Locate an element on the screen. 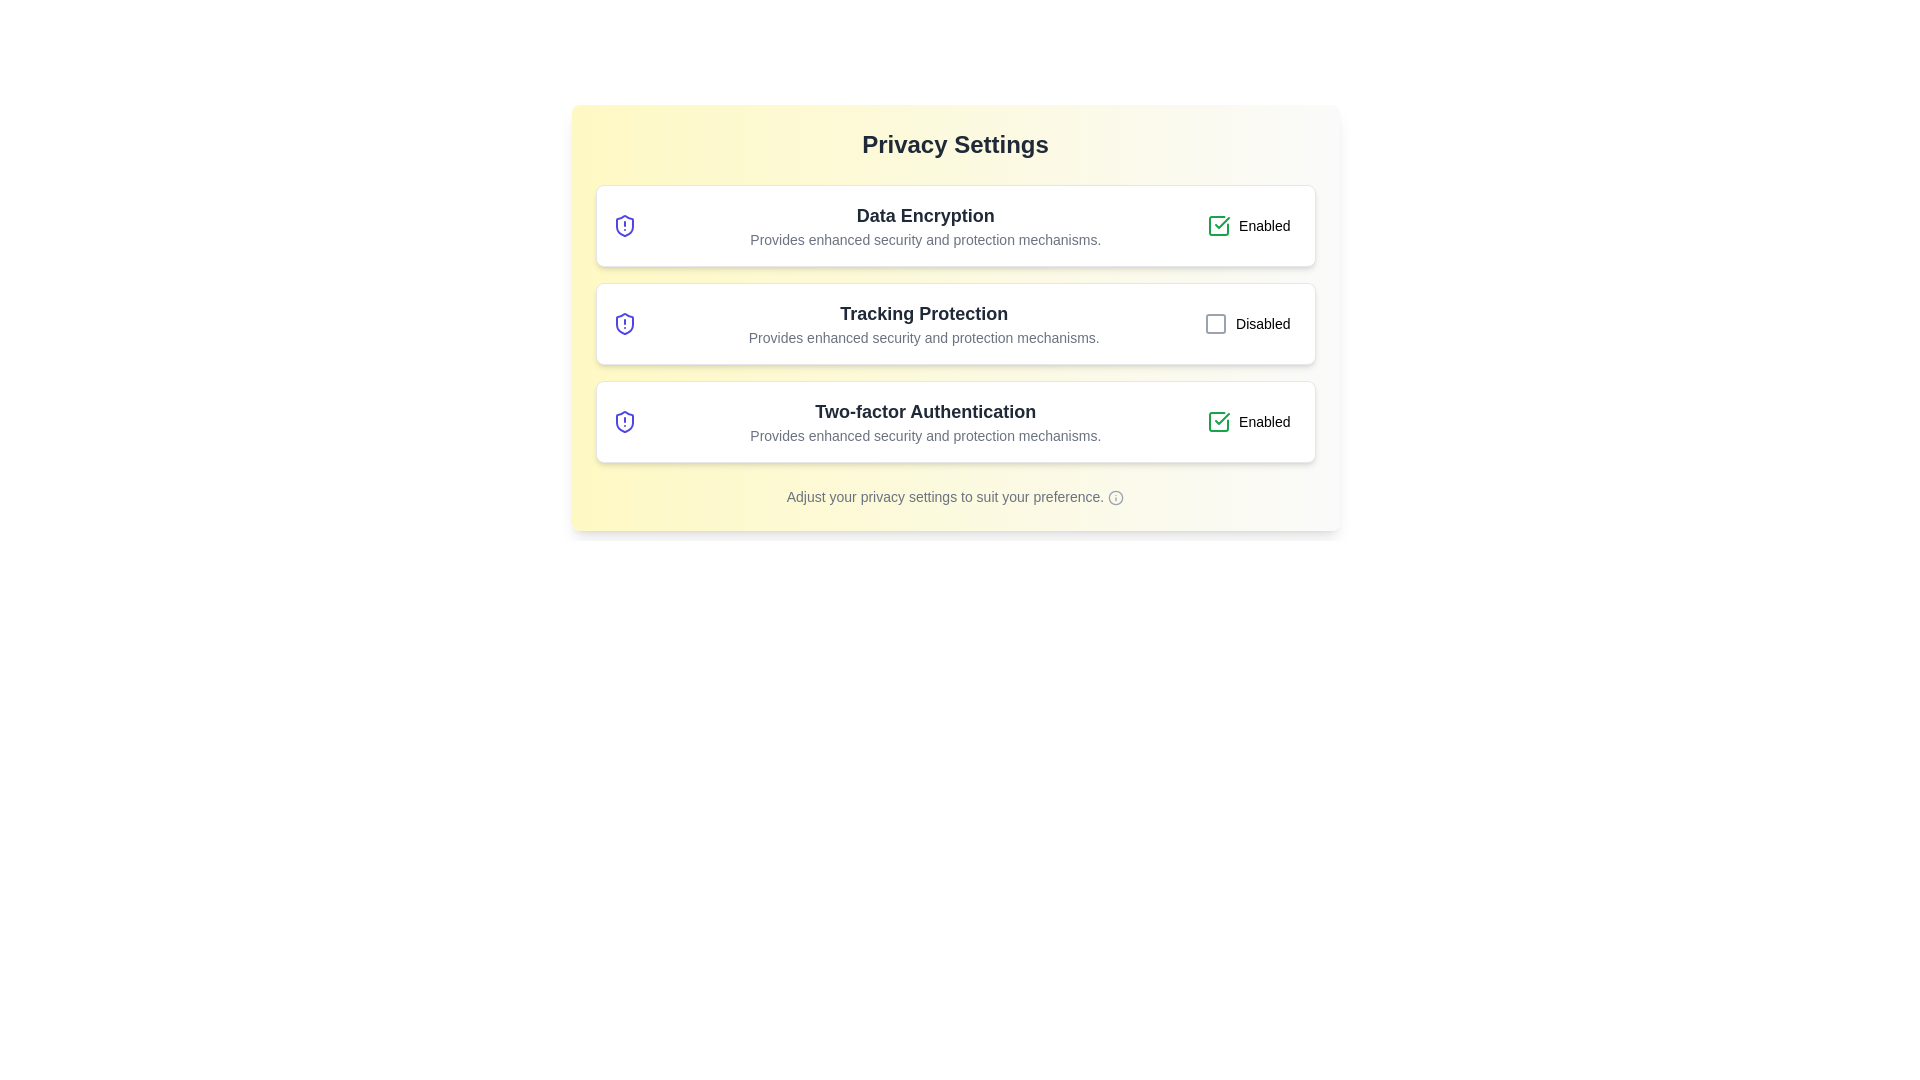 The width and height of the screenshot is (1920, 1080). the square-shaped icon with a grey border and white interior located adjacent to the 'Disabled' label in the 'Tracking Protection' row of the Privacy Settings section is located at coordinates (1214, 323).